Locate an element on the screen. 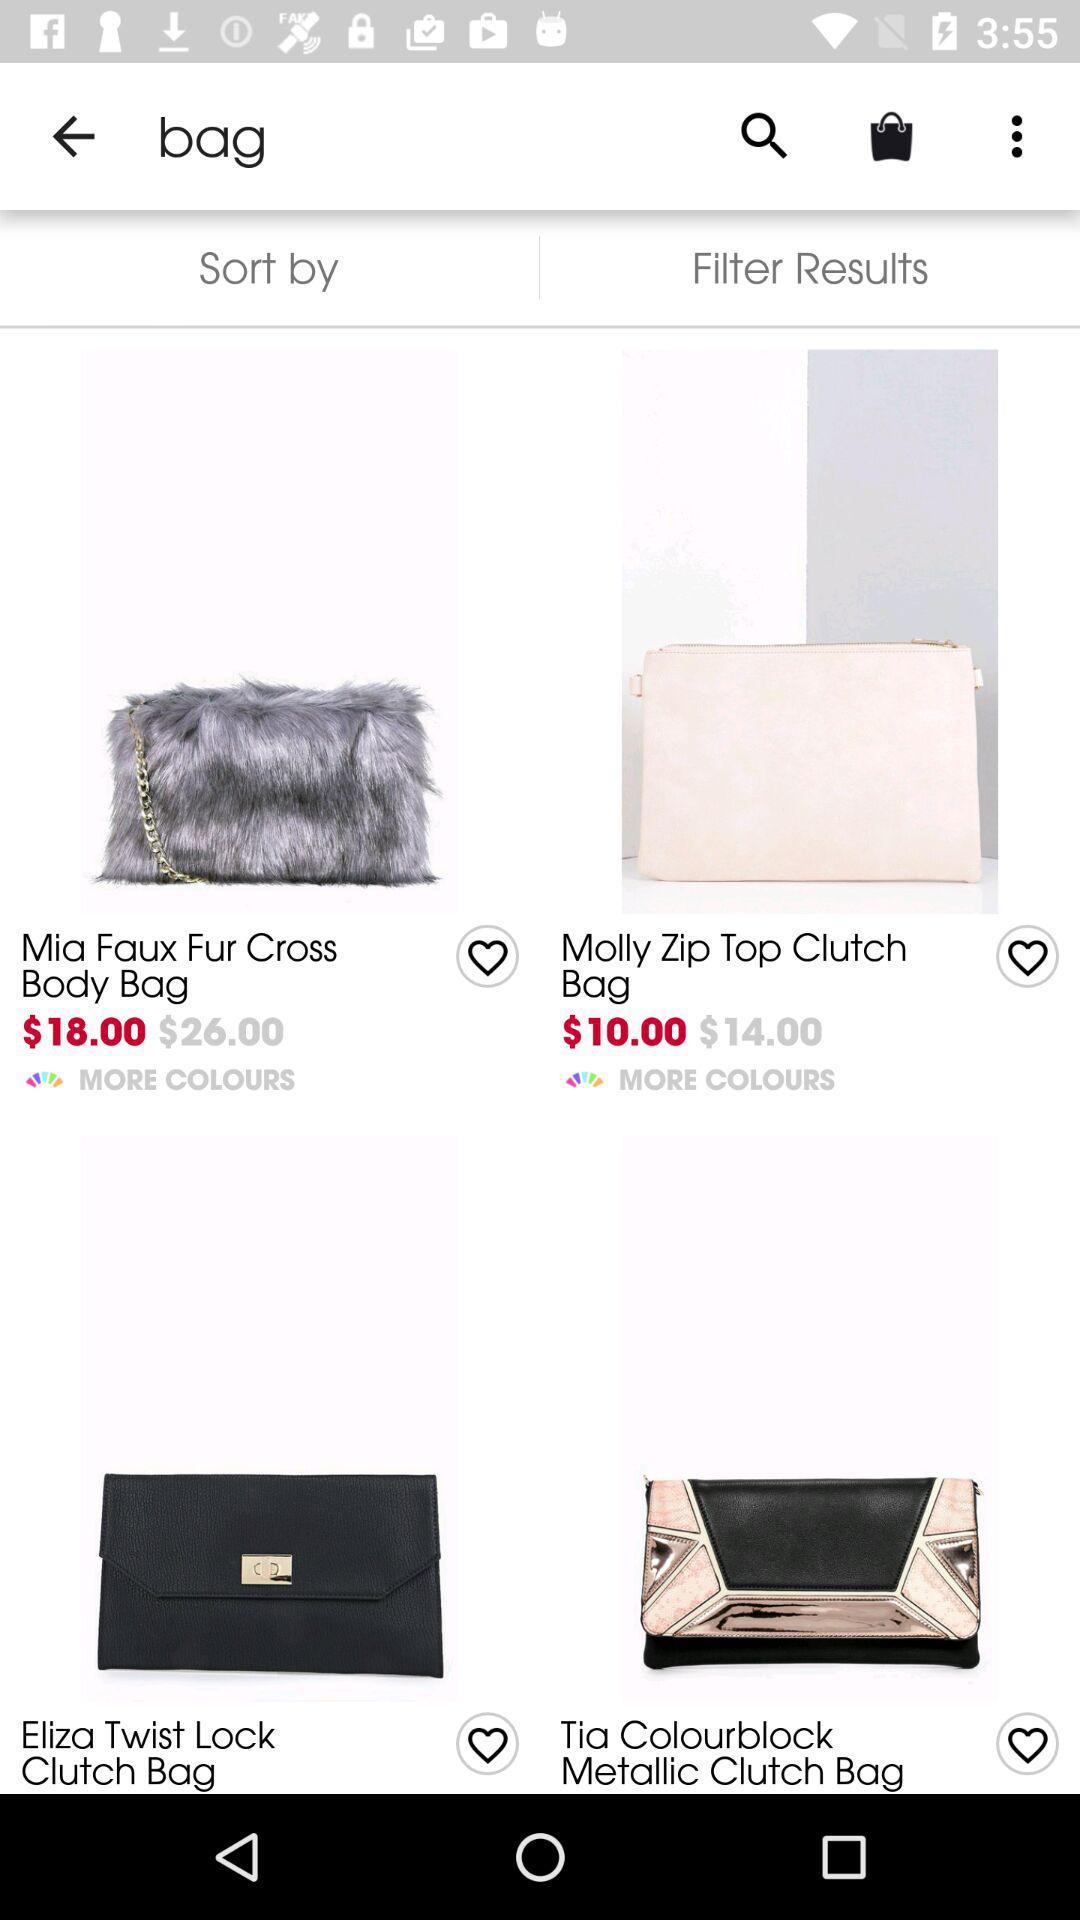  the mia faux fur item is located at coordinates (207, 965).